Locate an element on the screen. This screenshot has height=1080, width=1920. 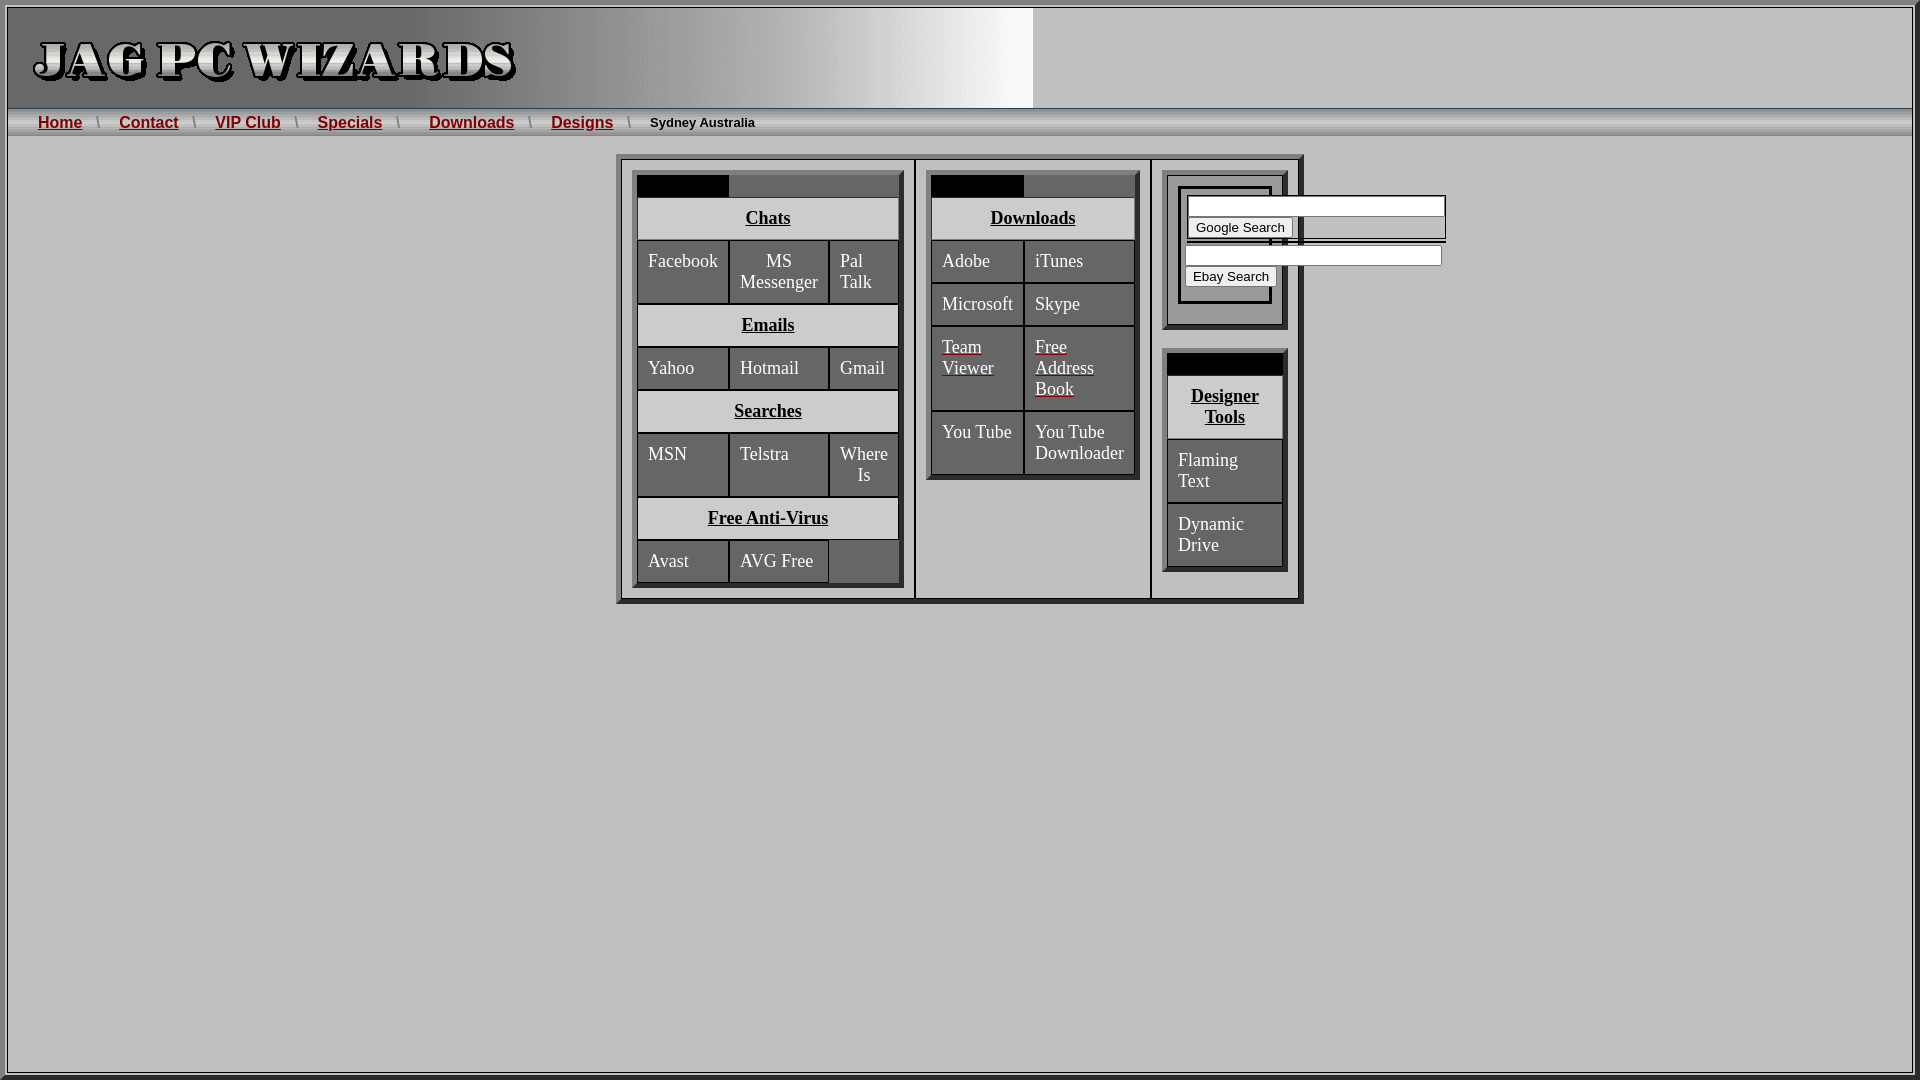
'Home' is located at coordinates (59, 122).